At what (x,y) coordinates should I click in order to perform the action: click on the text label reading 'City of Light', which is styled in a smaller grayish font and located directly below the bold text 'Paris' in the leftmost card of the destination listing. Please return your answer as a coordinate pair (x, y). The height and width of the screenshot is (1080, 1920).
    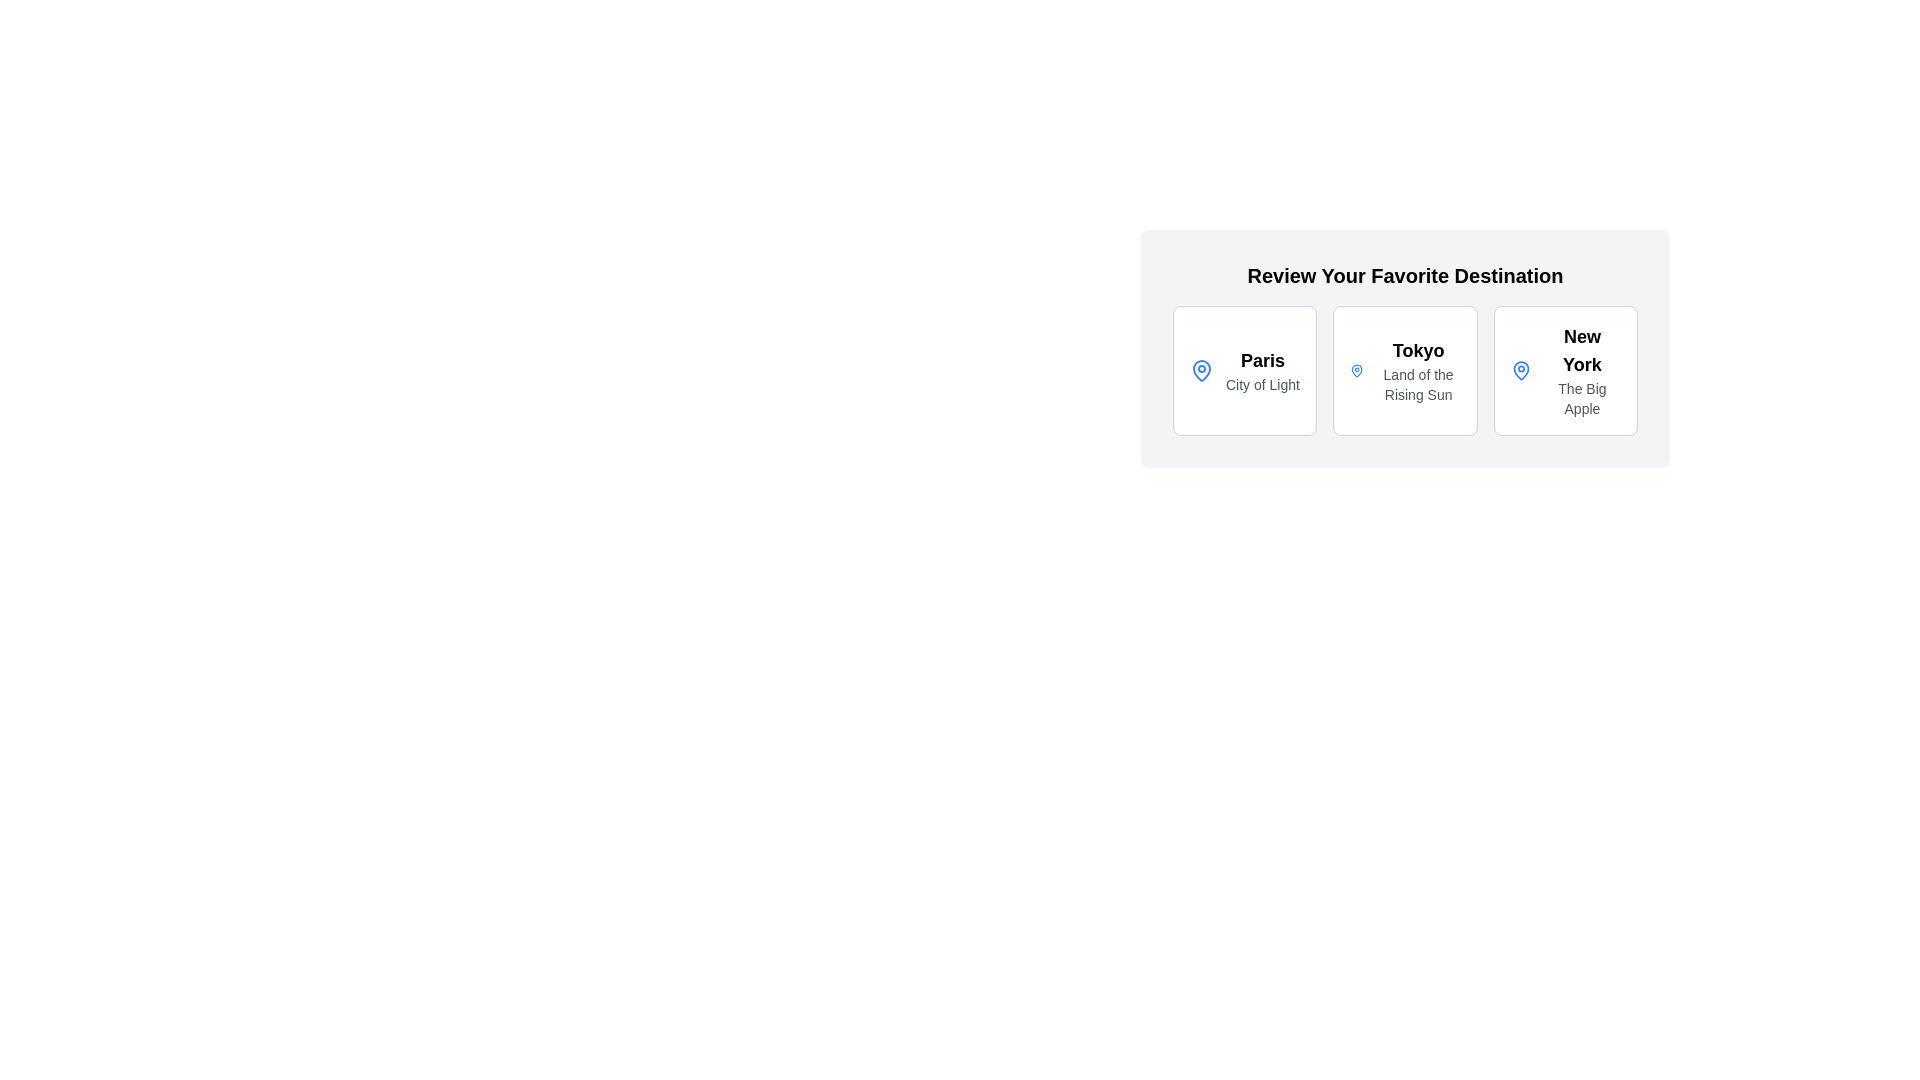
    Looking at the image, I should click on (1261, 385).